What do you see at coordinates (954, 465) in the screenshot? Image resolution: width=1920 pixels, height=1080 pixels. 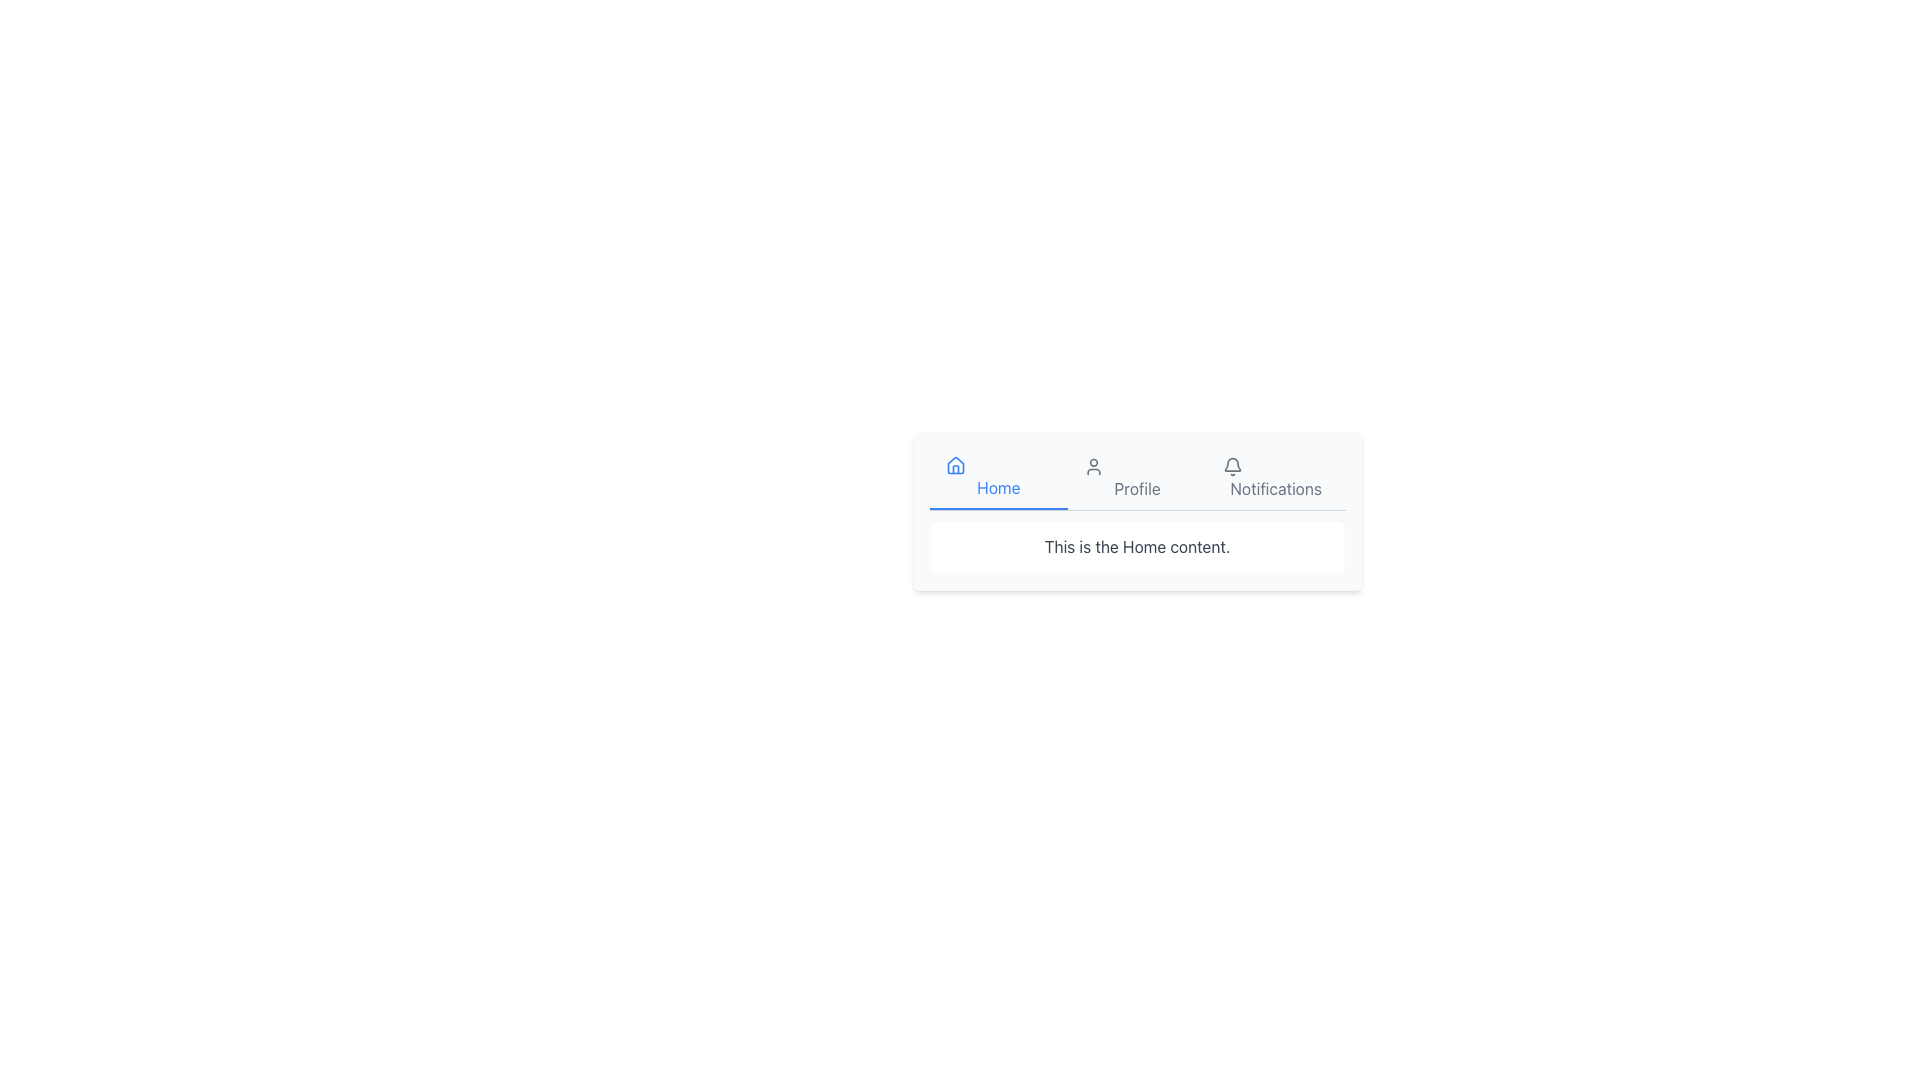 I see `the 'Home' icon, which visually represents the concept of 'Home' in the user interface` at bounding box center [954, 465].